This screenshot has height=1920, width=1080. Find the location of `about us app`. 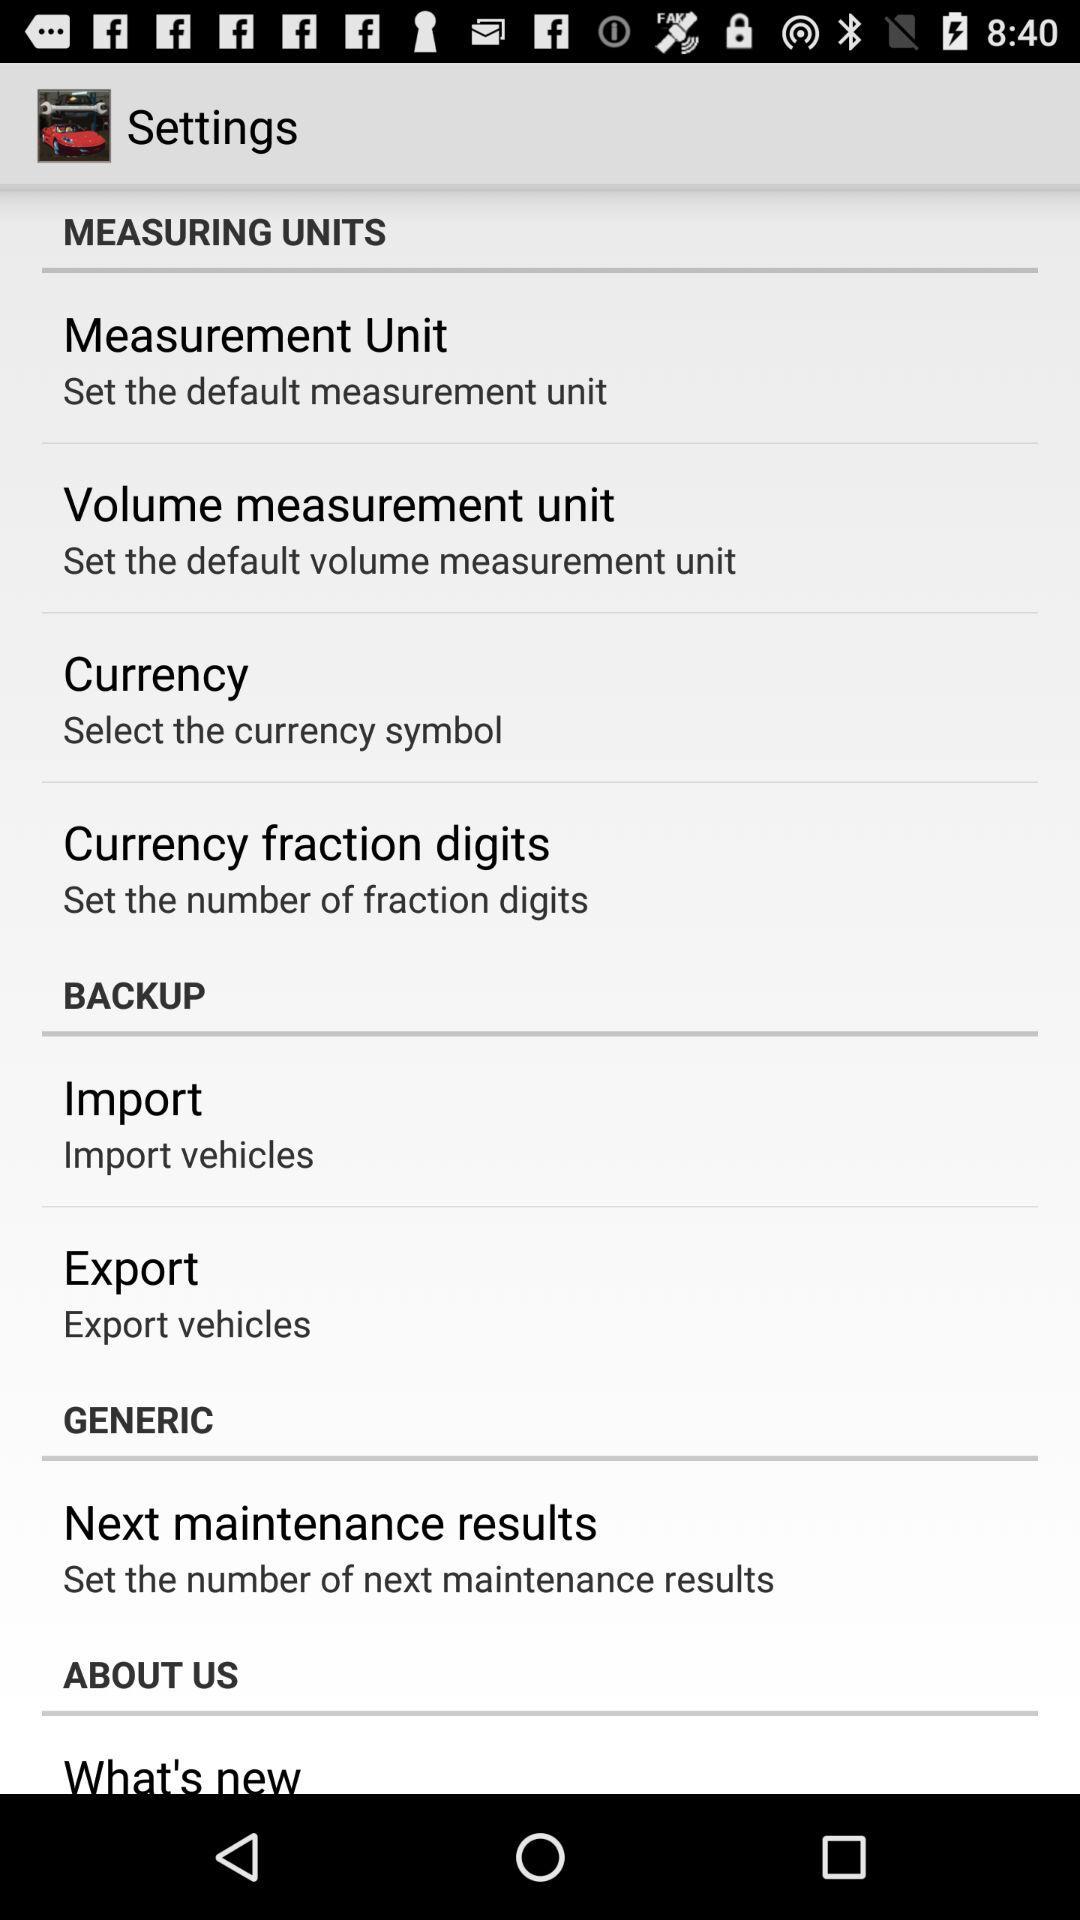

about us app is located at coordinates (540, 1674).